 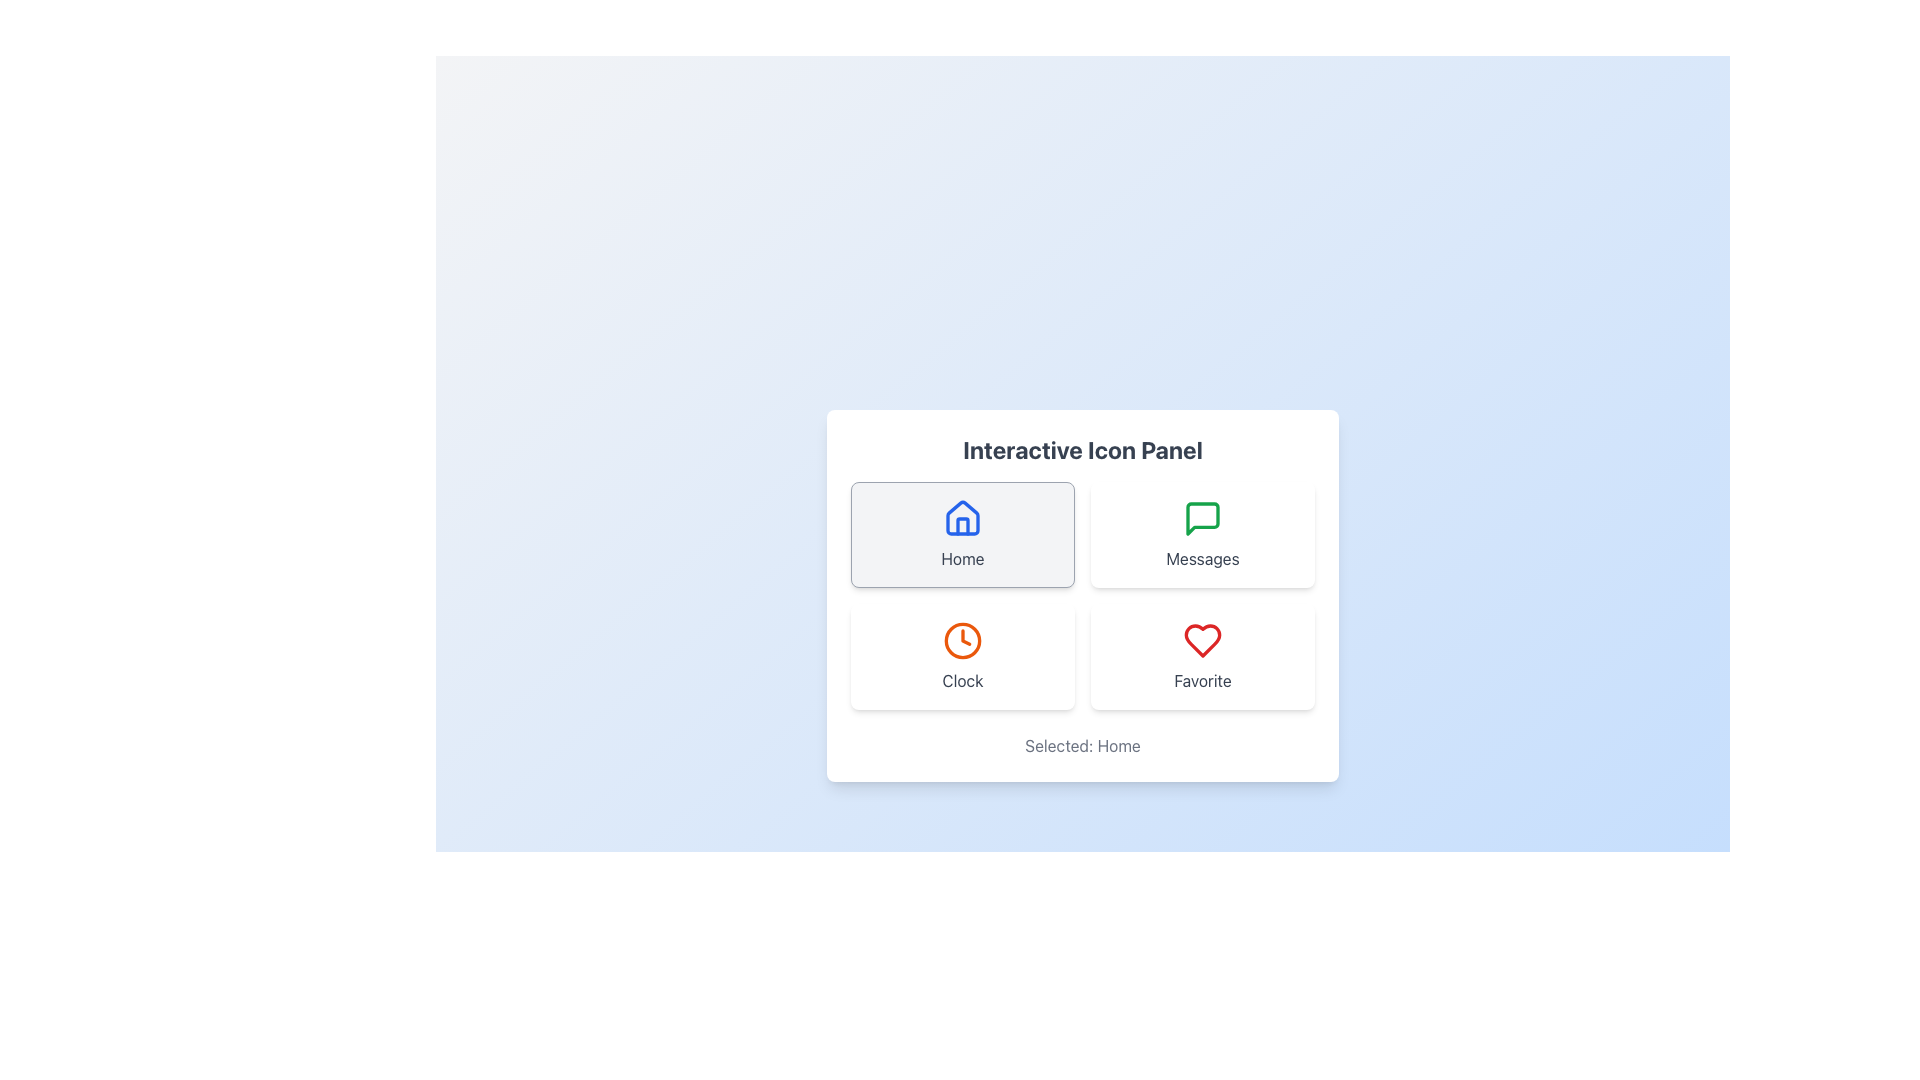 What do you see at coordinates (963, 656) in the screenshot?
I see `the Clickable tile with an orange clock icon and 'Clock' label` at bounding box center [963, 656].